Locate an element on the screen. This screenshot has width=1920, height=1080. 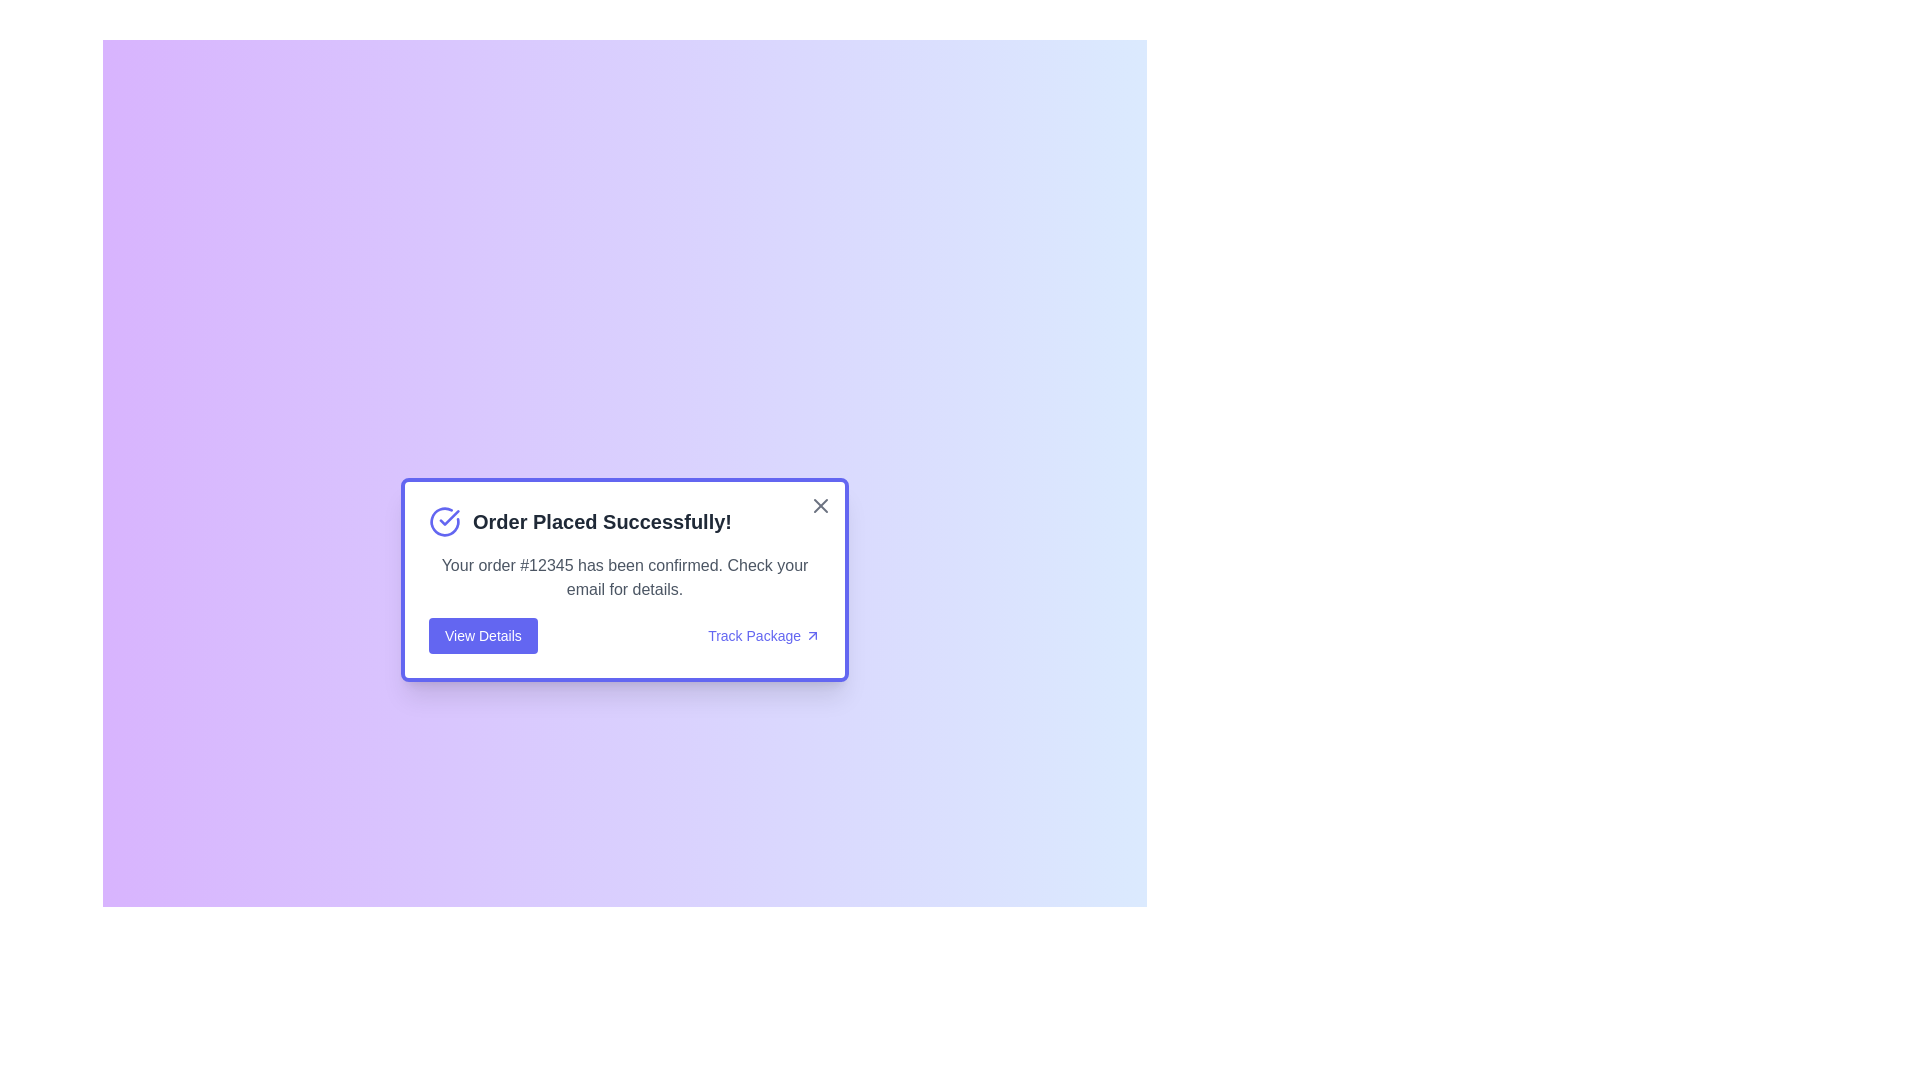
the close button in the top-right corner of the alert to close it is located at coordinates (820, 504).